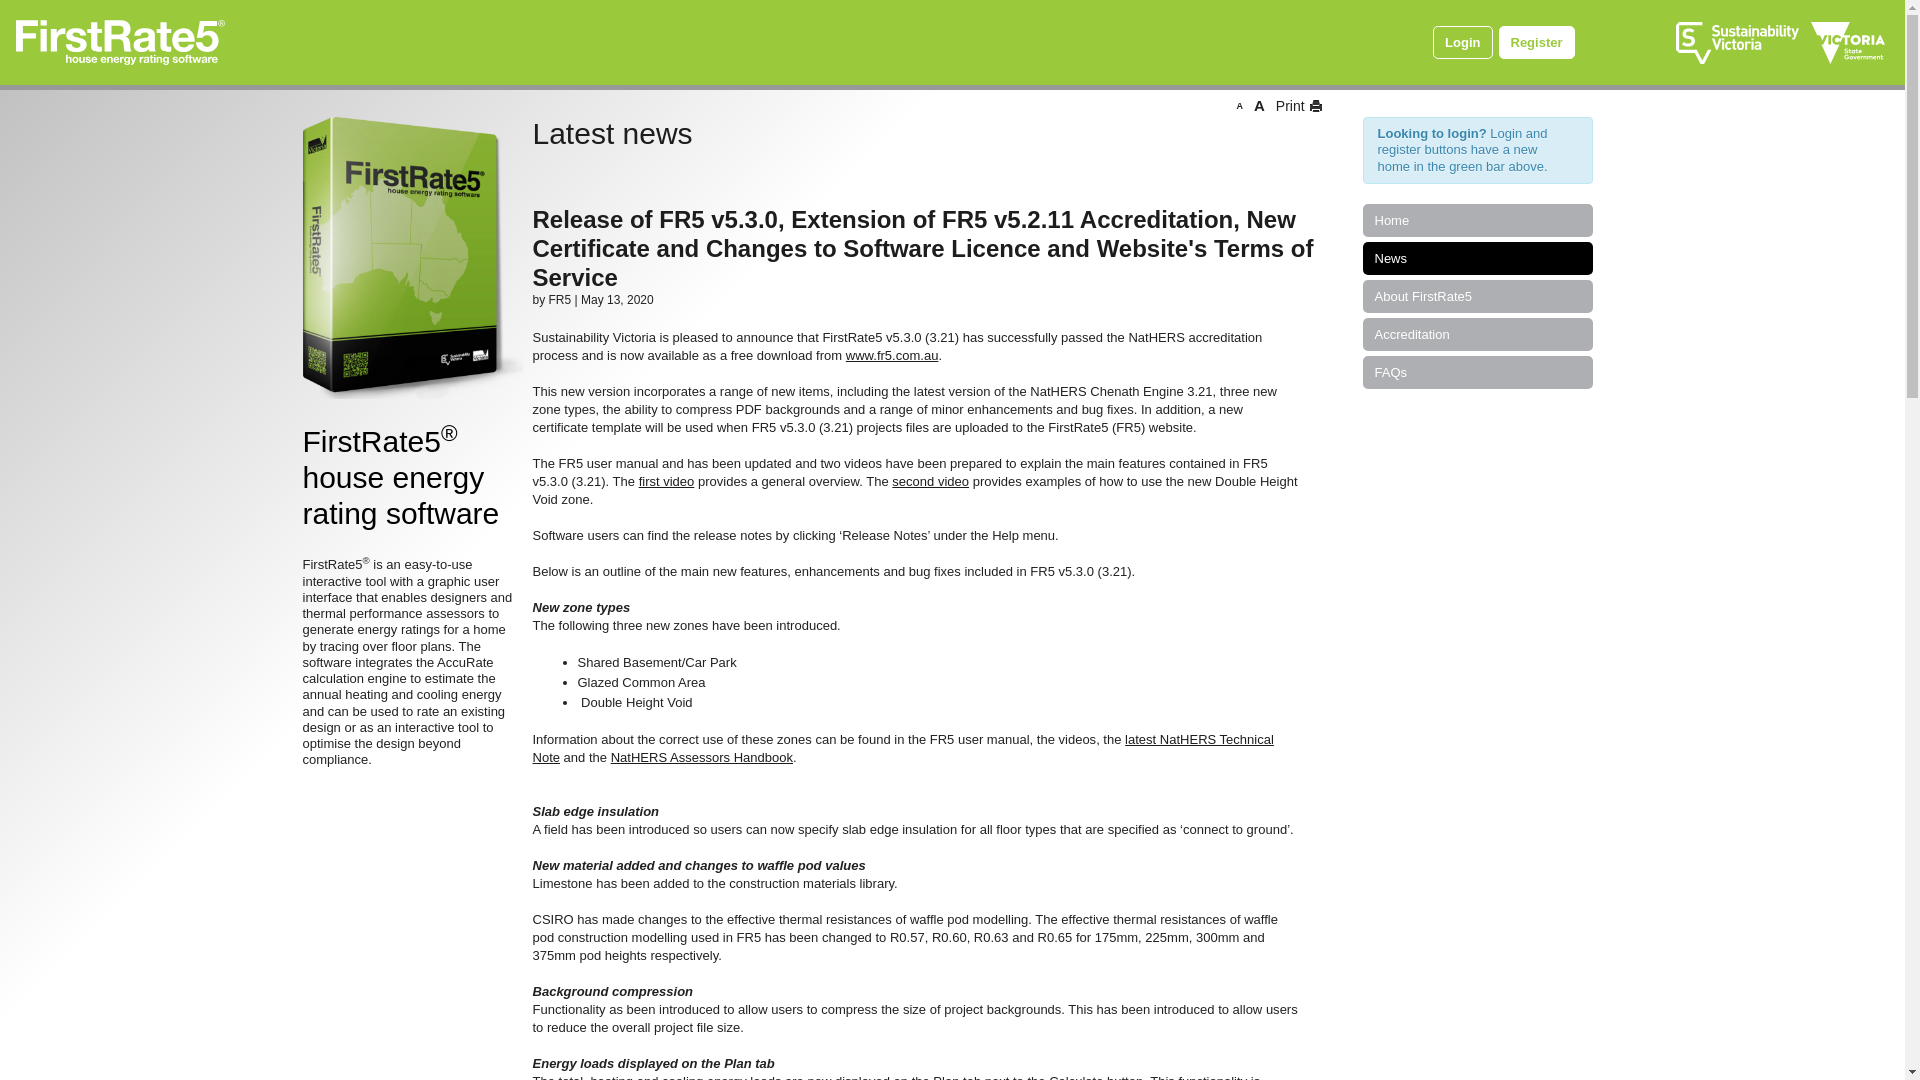  What do you see at coordinates (1462, 42) in the screenshot?
I see `'Login'` at bounding box center [1462, 42].